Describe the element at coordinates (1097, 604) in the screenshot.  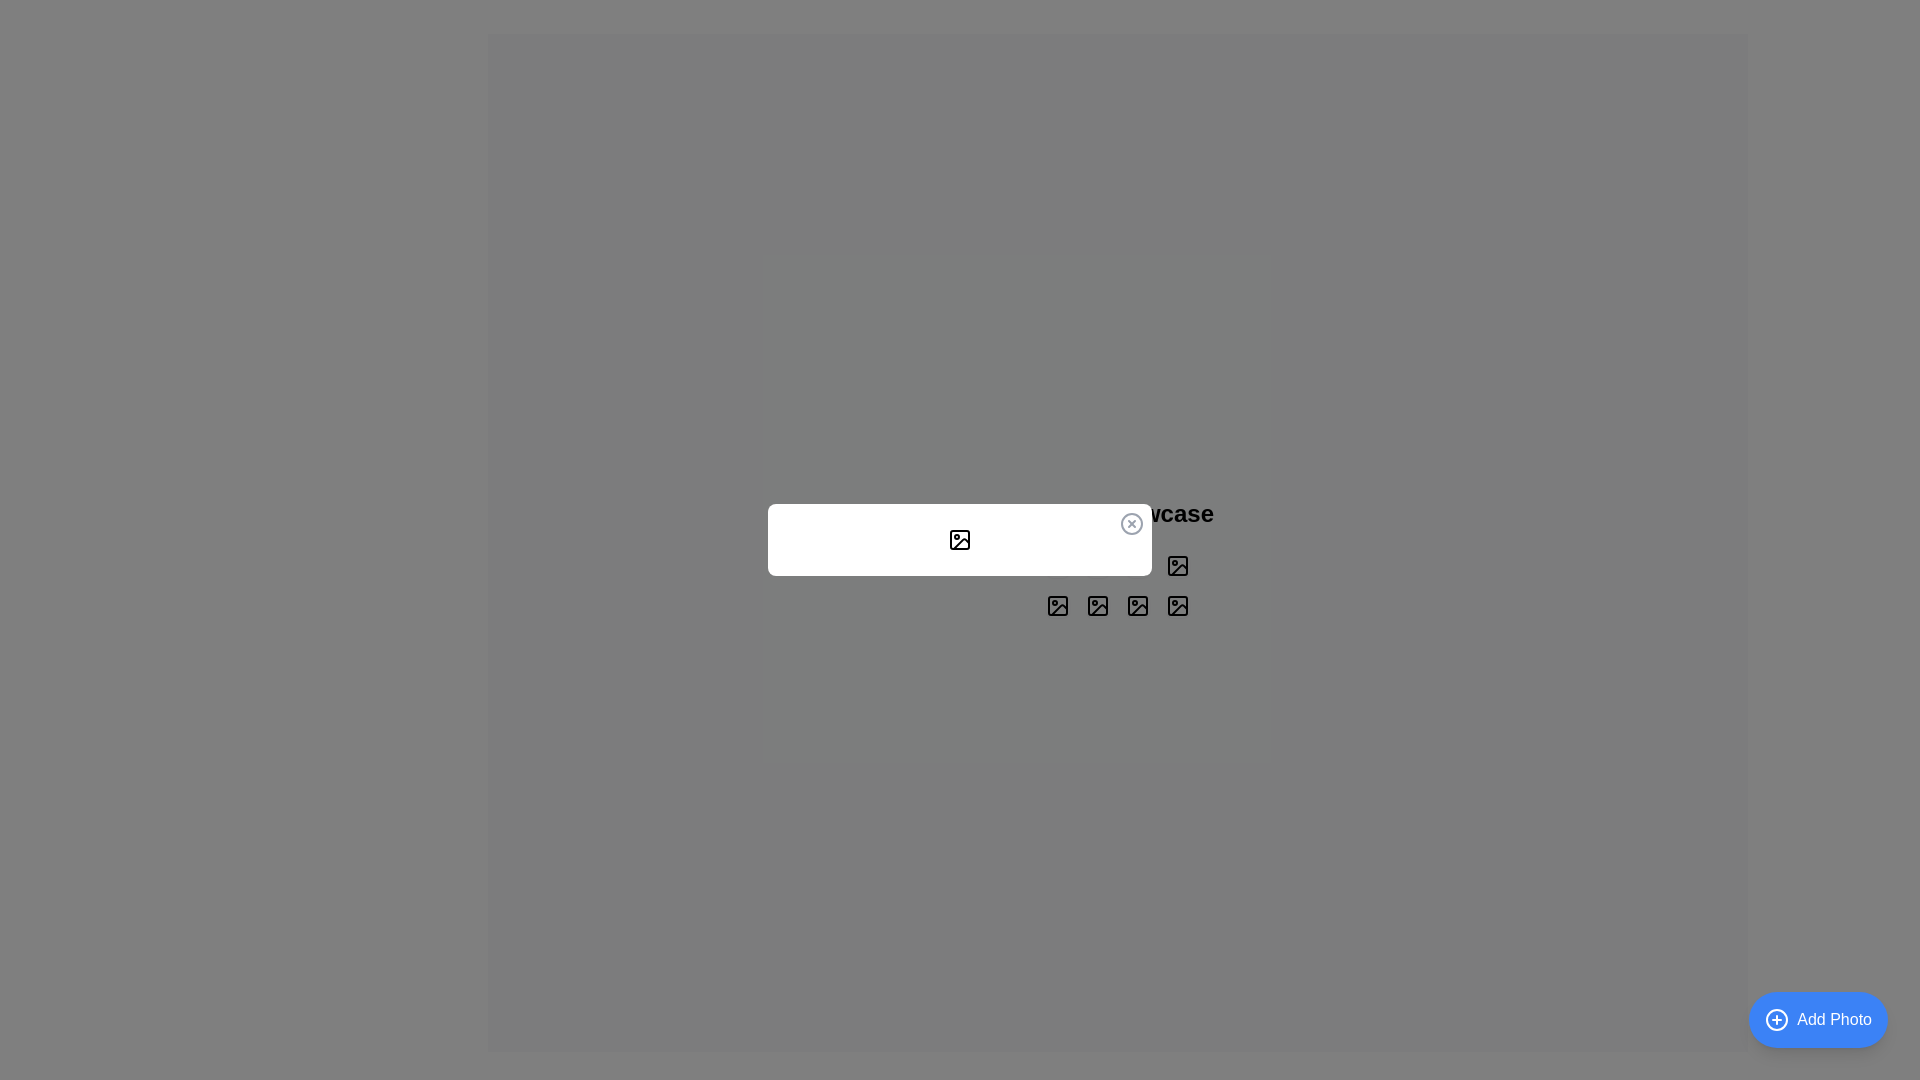
I see `the zoom-in button with a black background and white content in the third column and third row of the grid layout to magnify the content` at that location.